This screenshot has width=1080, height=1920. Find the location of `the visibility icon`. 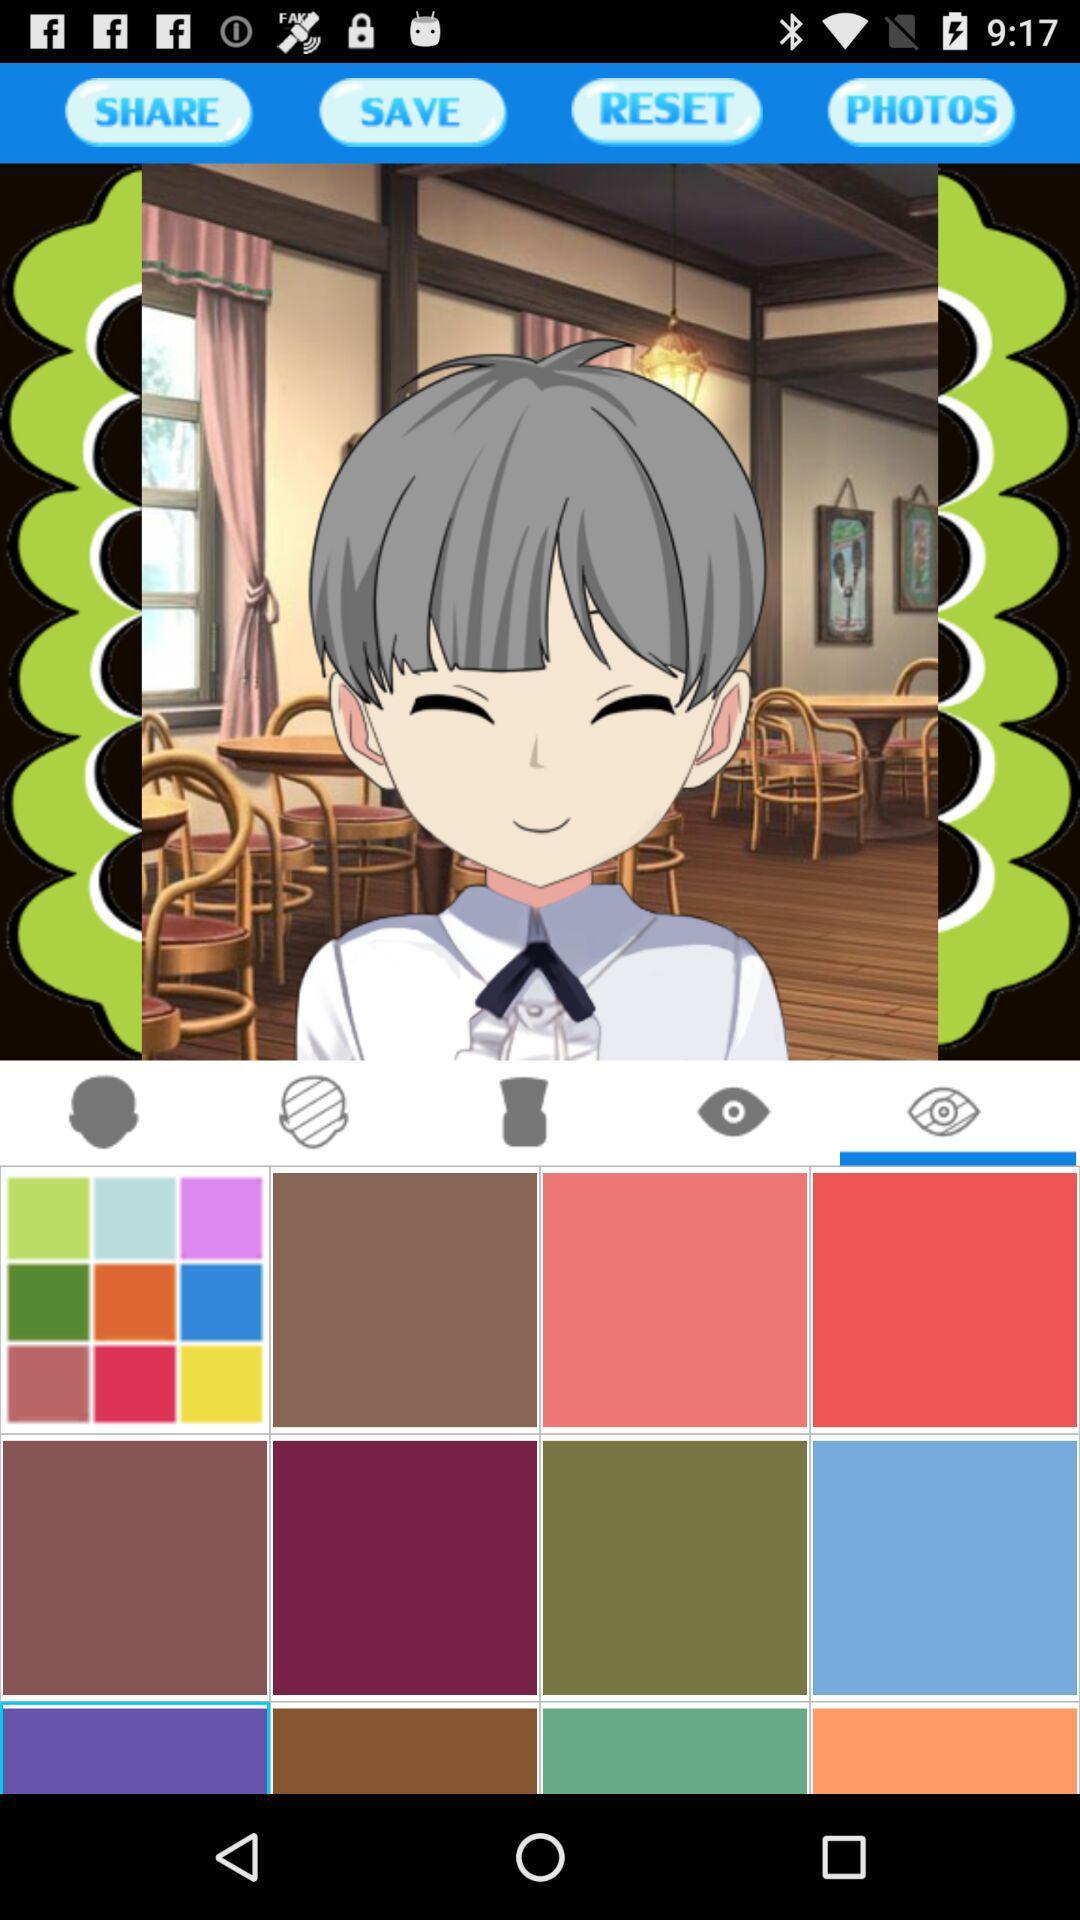

the visibility icon is located at coordinates (945, 1191).